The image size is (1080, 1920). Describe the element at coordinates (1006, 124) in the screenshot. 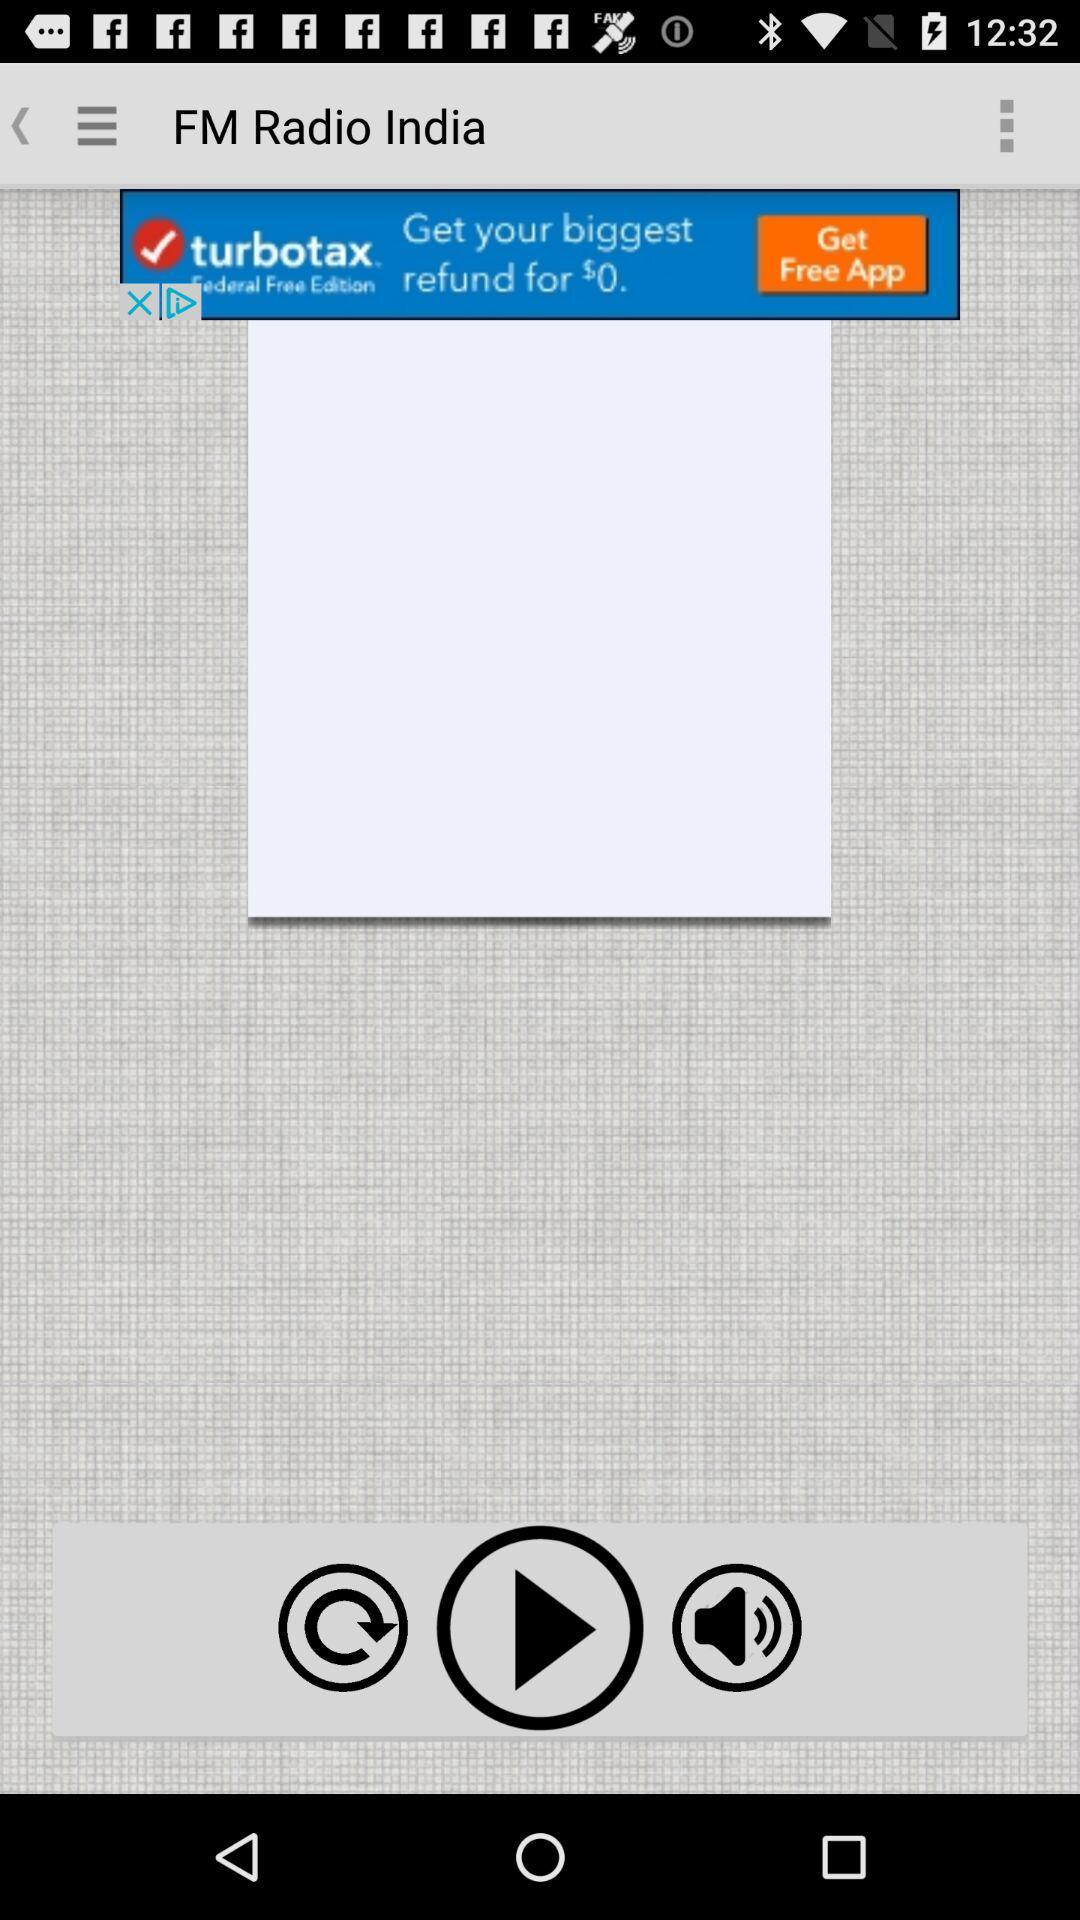

I see `icon at the top right corner` at that location.